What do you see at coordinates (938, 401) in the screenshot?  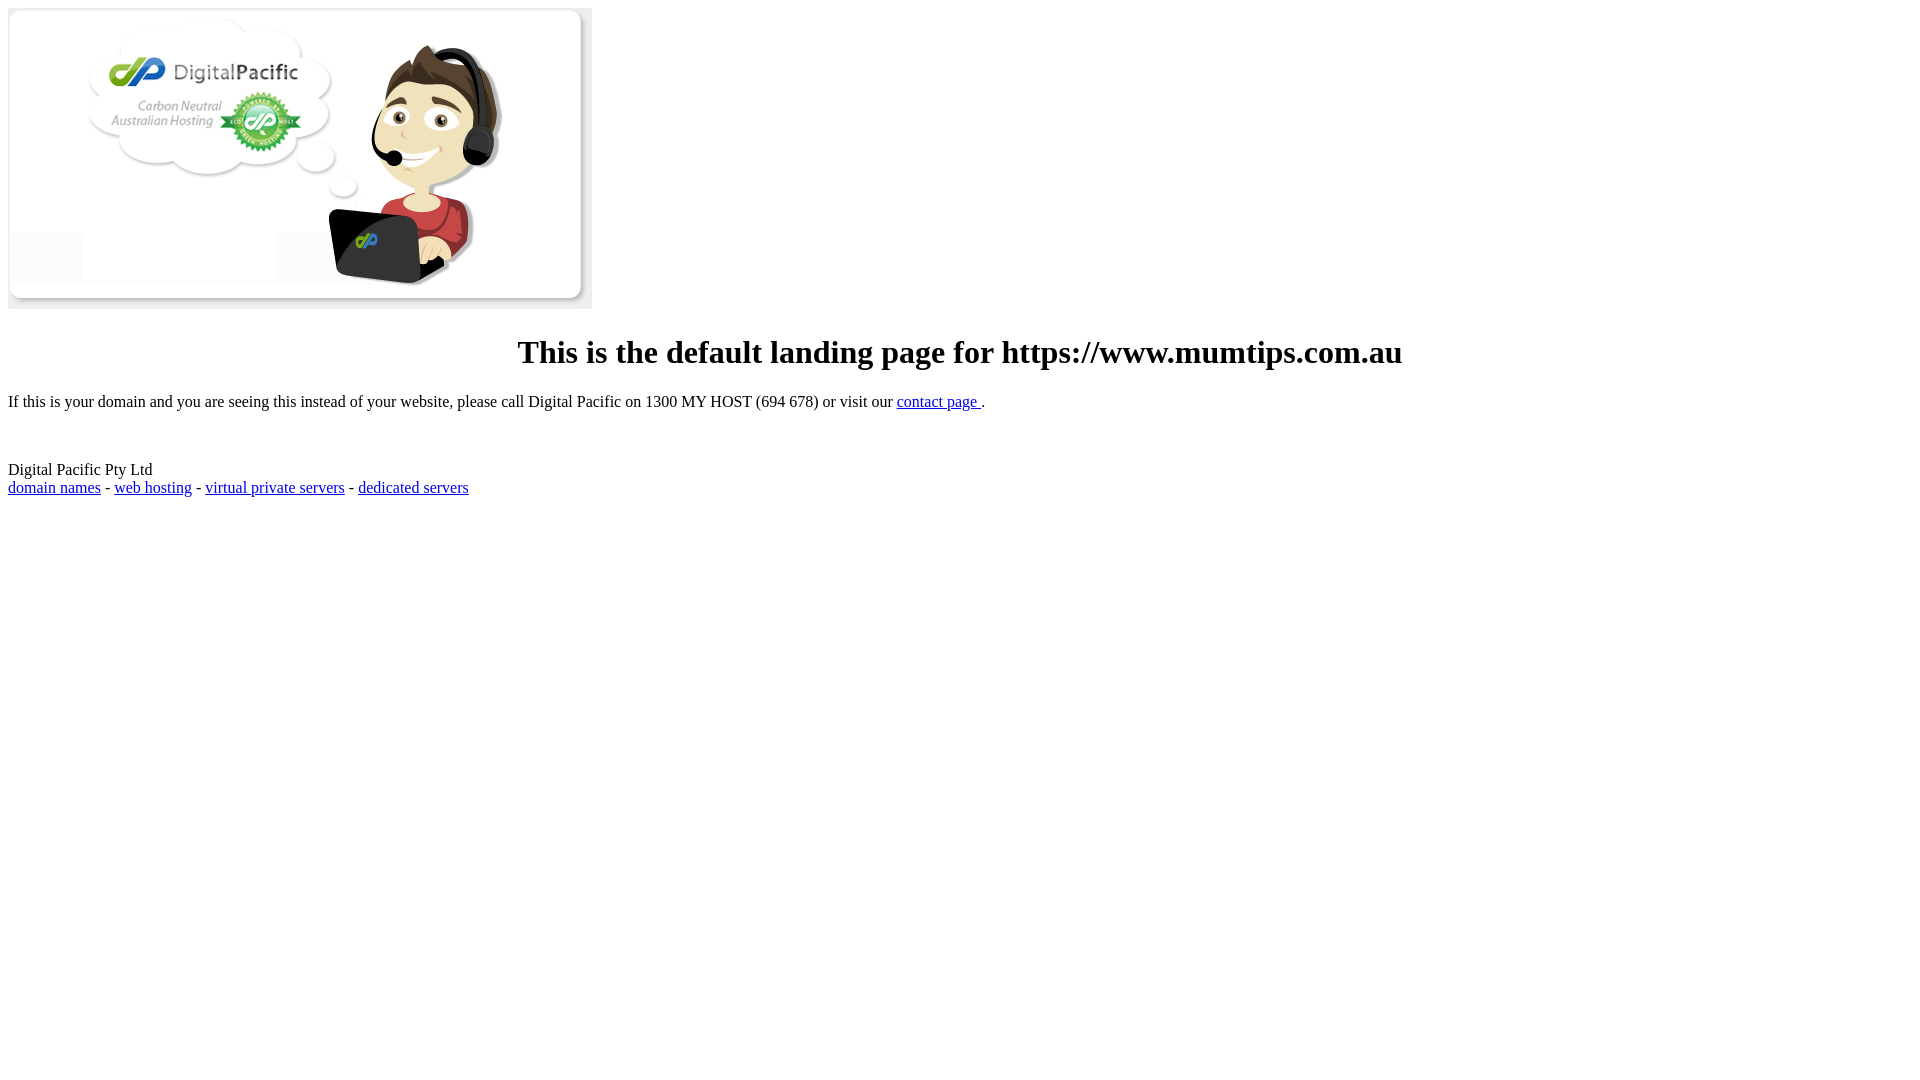 I see `'contact page'` at bounding box center [938, 401].